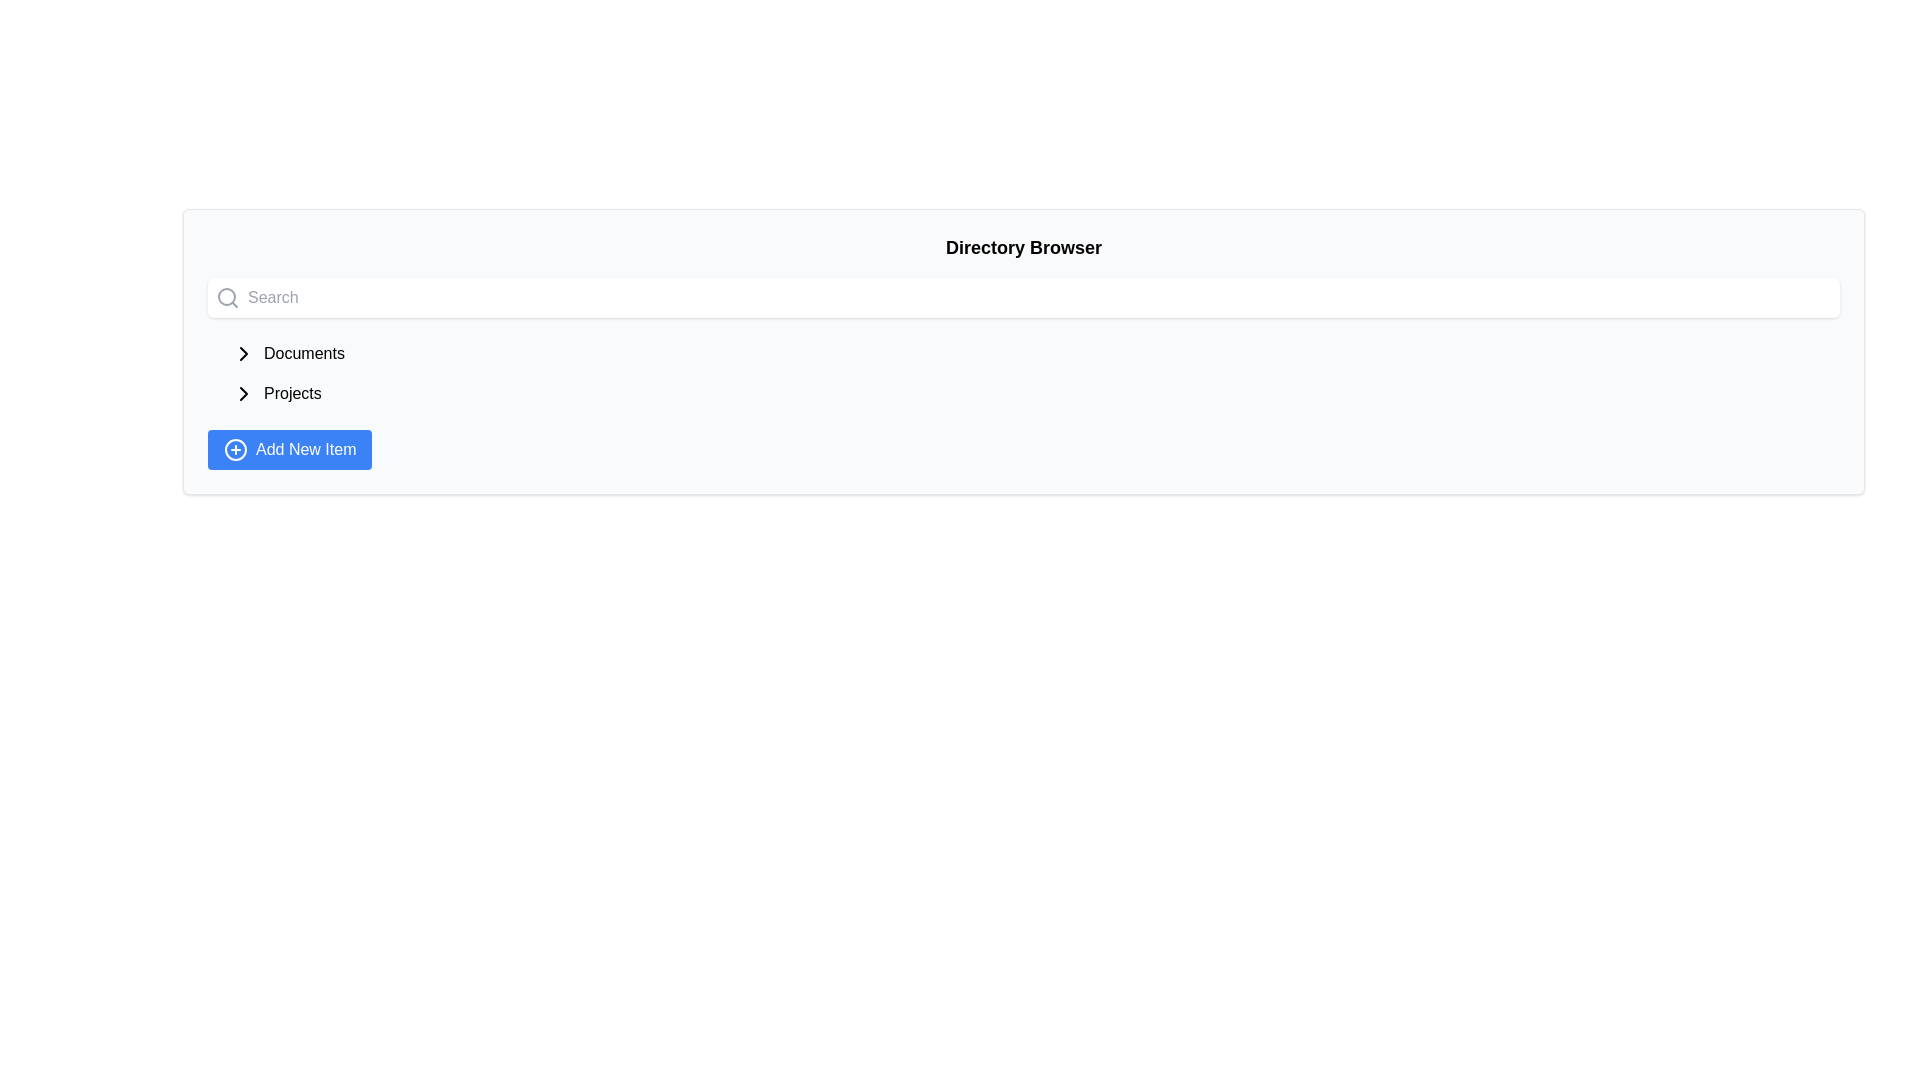 The width and height of the screenshot is (1920, 1080). Describe the element at coordinates (1023, 297) in the screenshot. I see `the Search input field located directly below the 'Directory Browser' title to focus on it` at that location.